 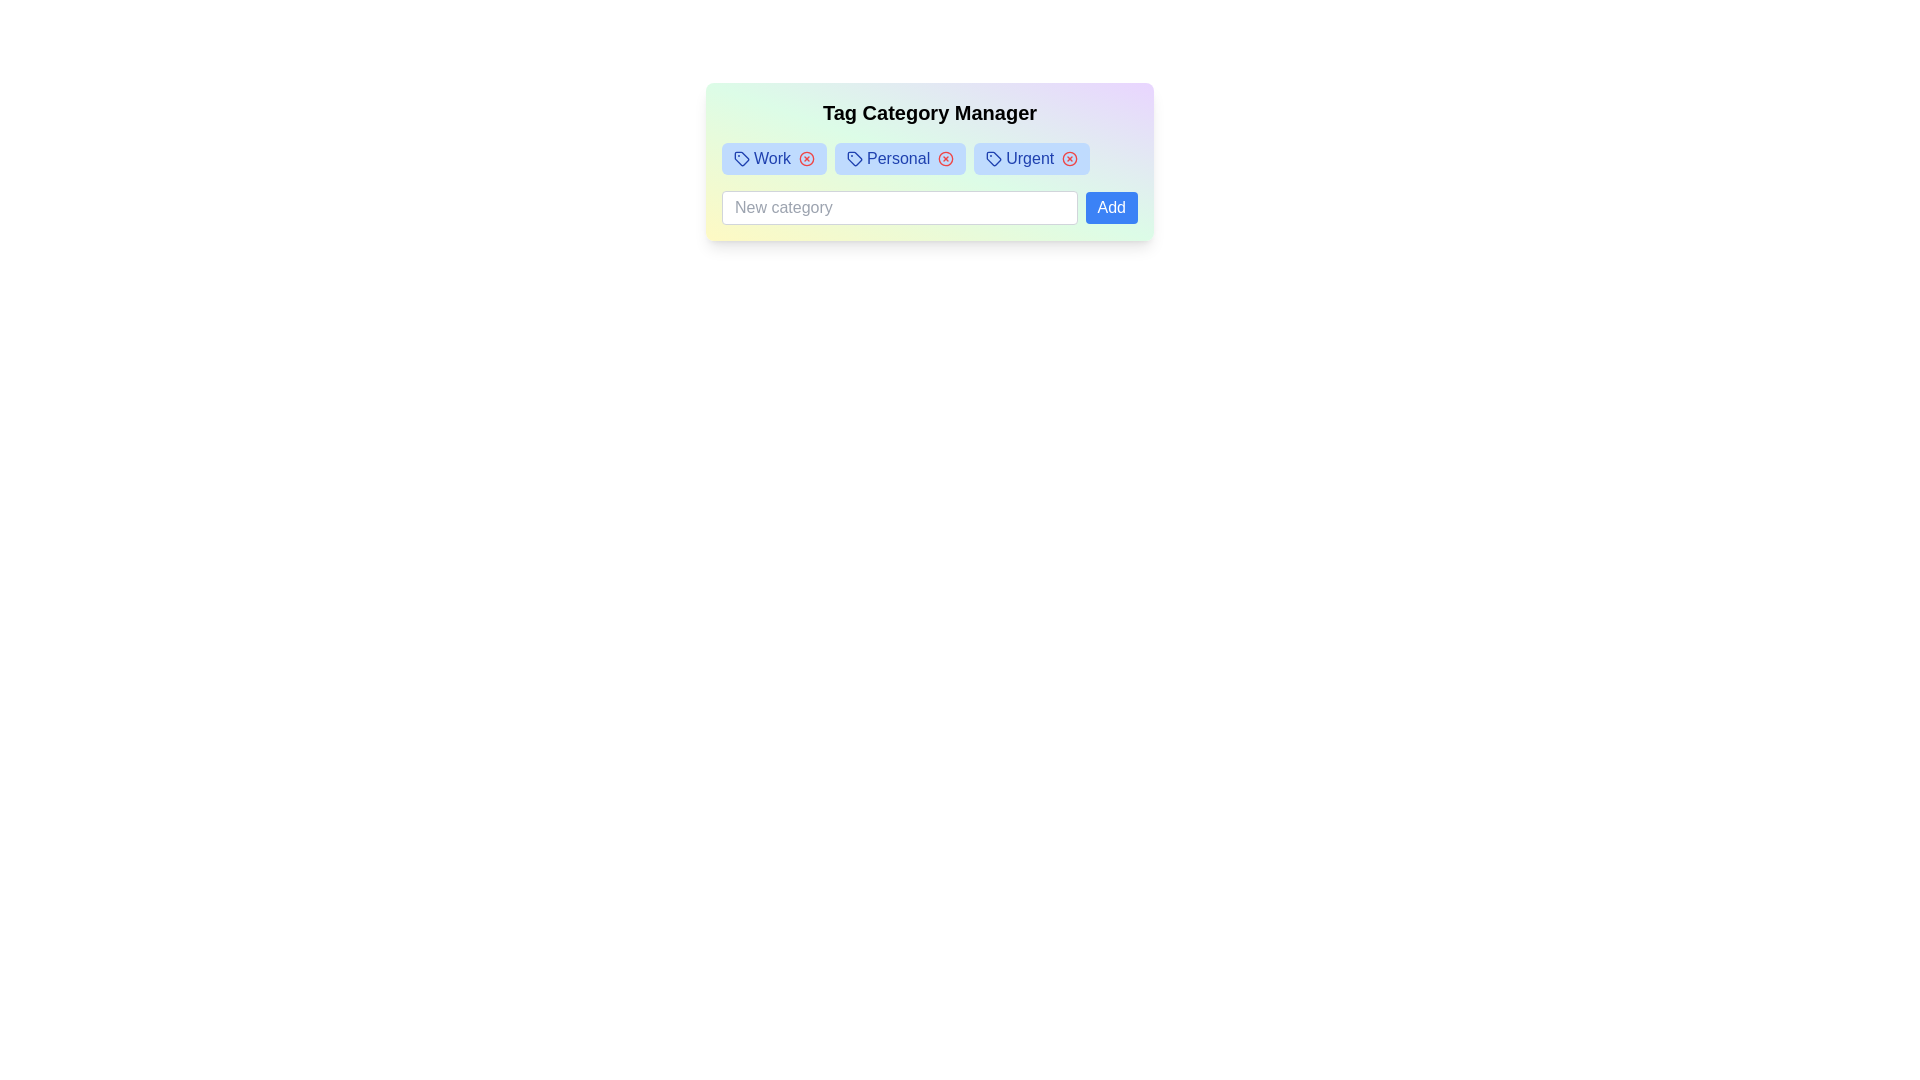 I want to click on the SVG circle graphical element forming the circular border of the close icon within the 'Work' tag, so click(x=806, y=157).